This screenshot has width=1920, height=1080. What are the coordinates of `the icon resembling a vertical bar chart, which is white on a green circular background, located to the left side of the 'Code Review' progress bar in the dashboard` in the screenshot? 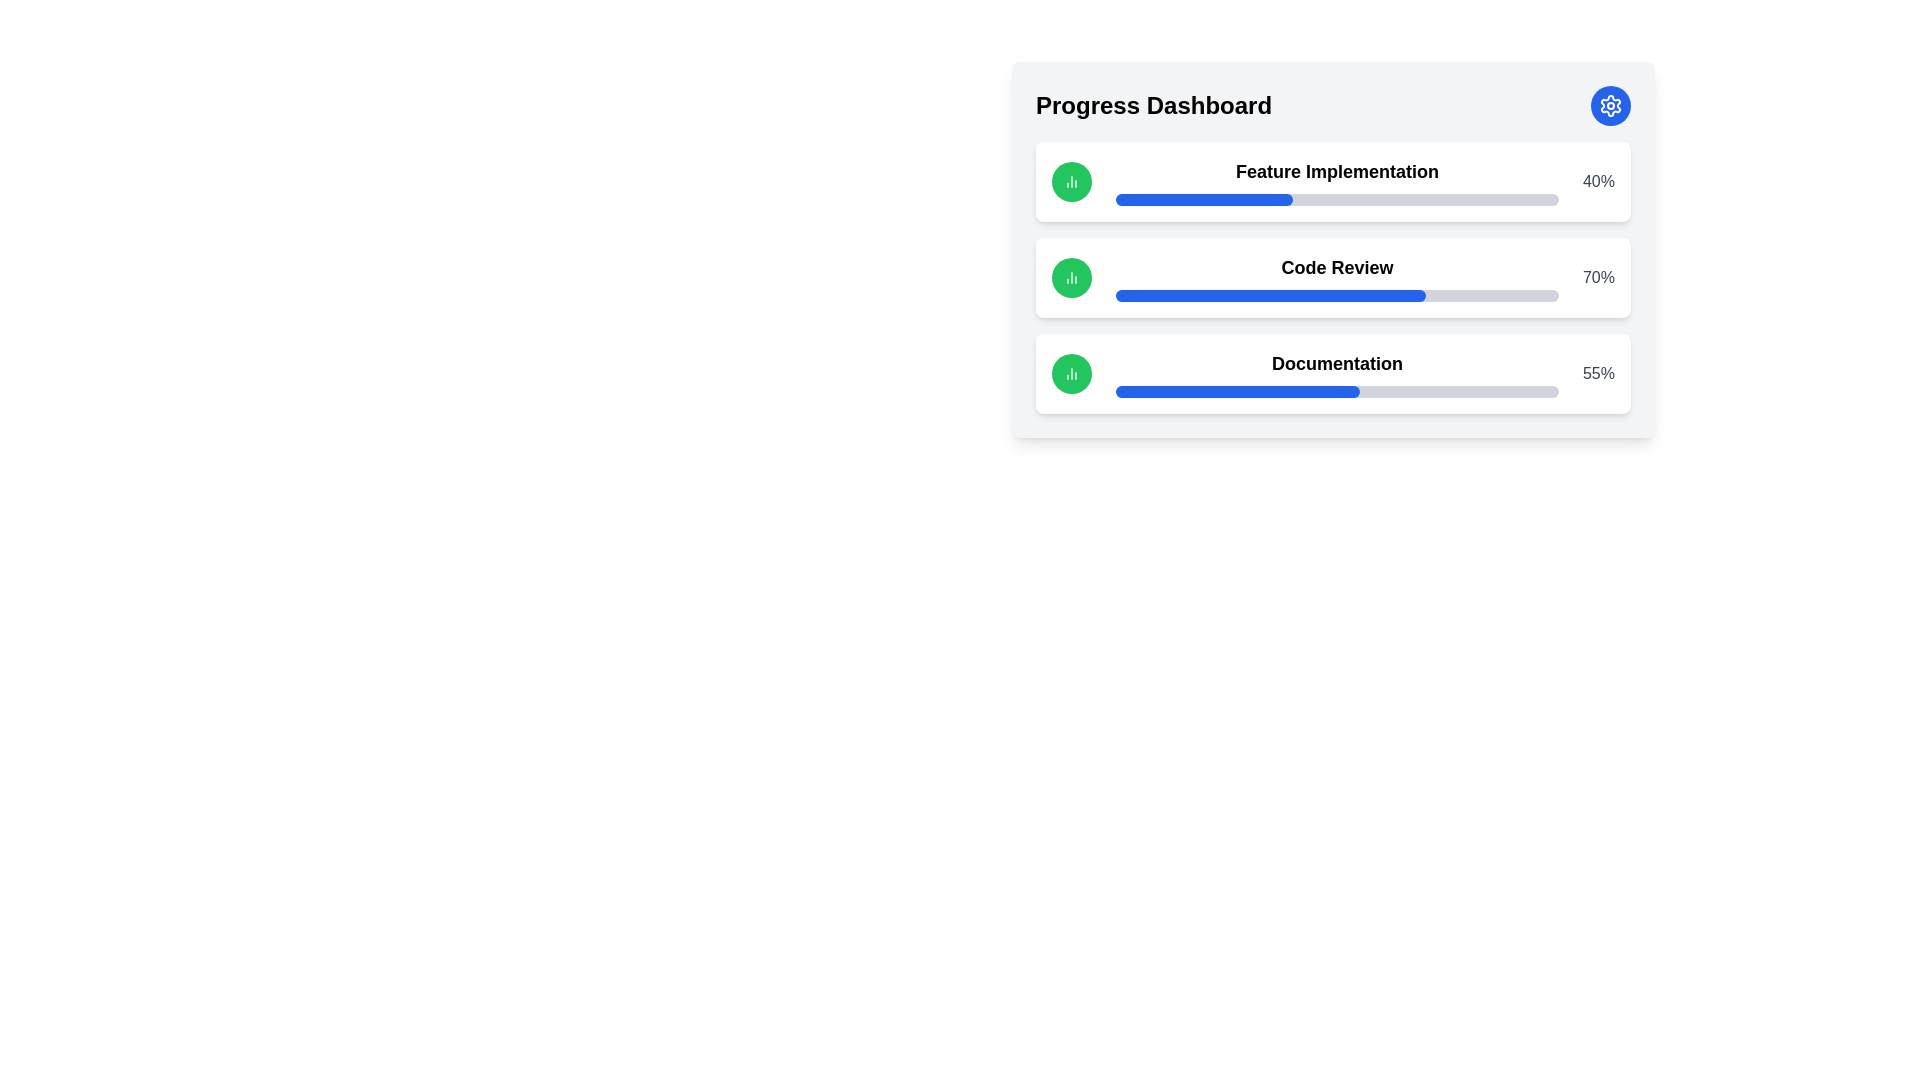 It's located at (1070, 277).